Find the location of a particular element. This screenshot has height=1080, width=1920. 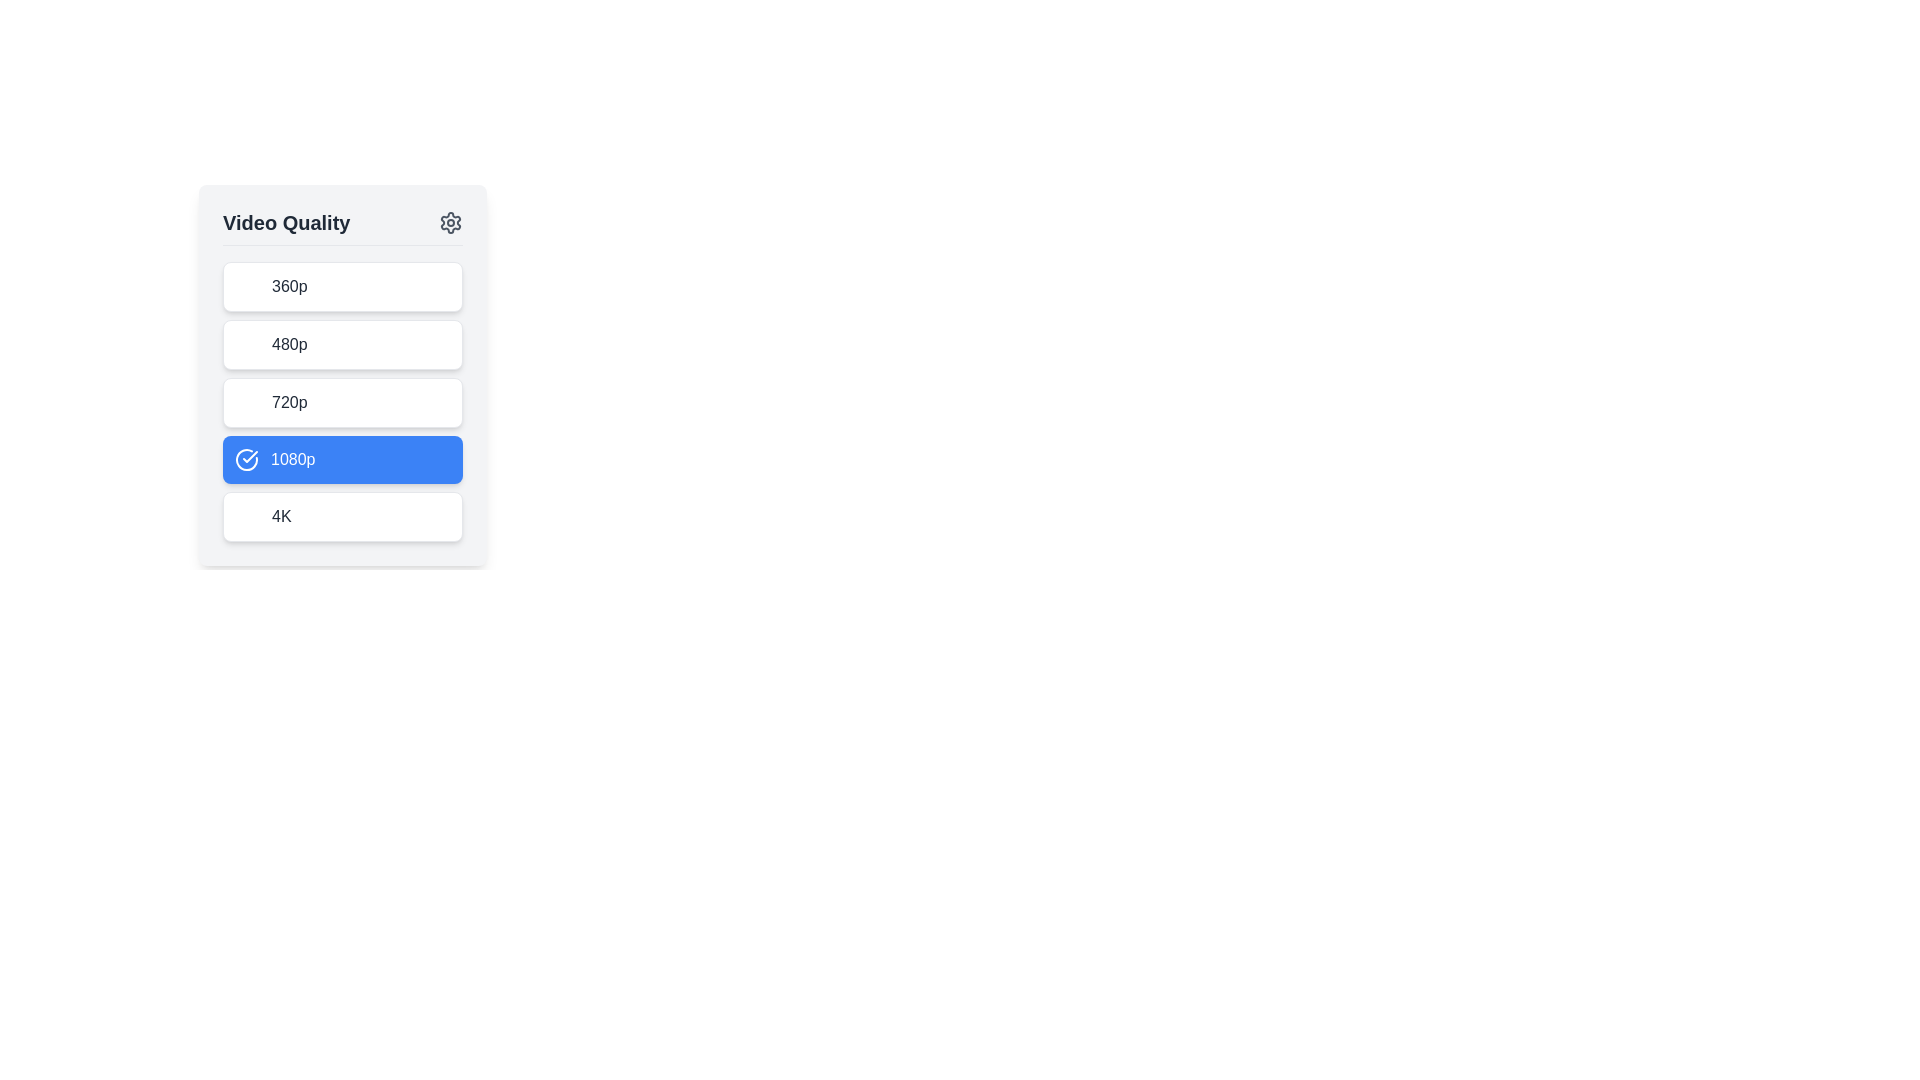

the bold text label reading 'Video Quality', which is prominently displayed at the top of a section containing video quality options is located at coordinates (285, 223).